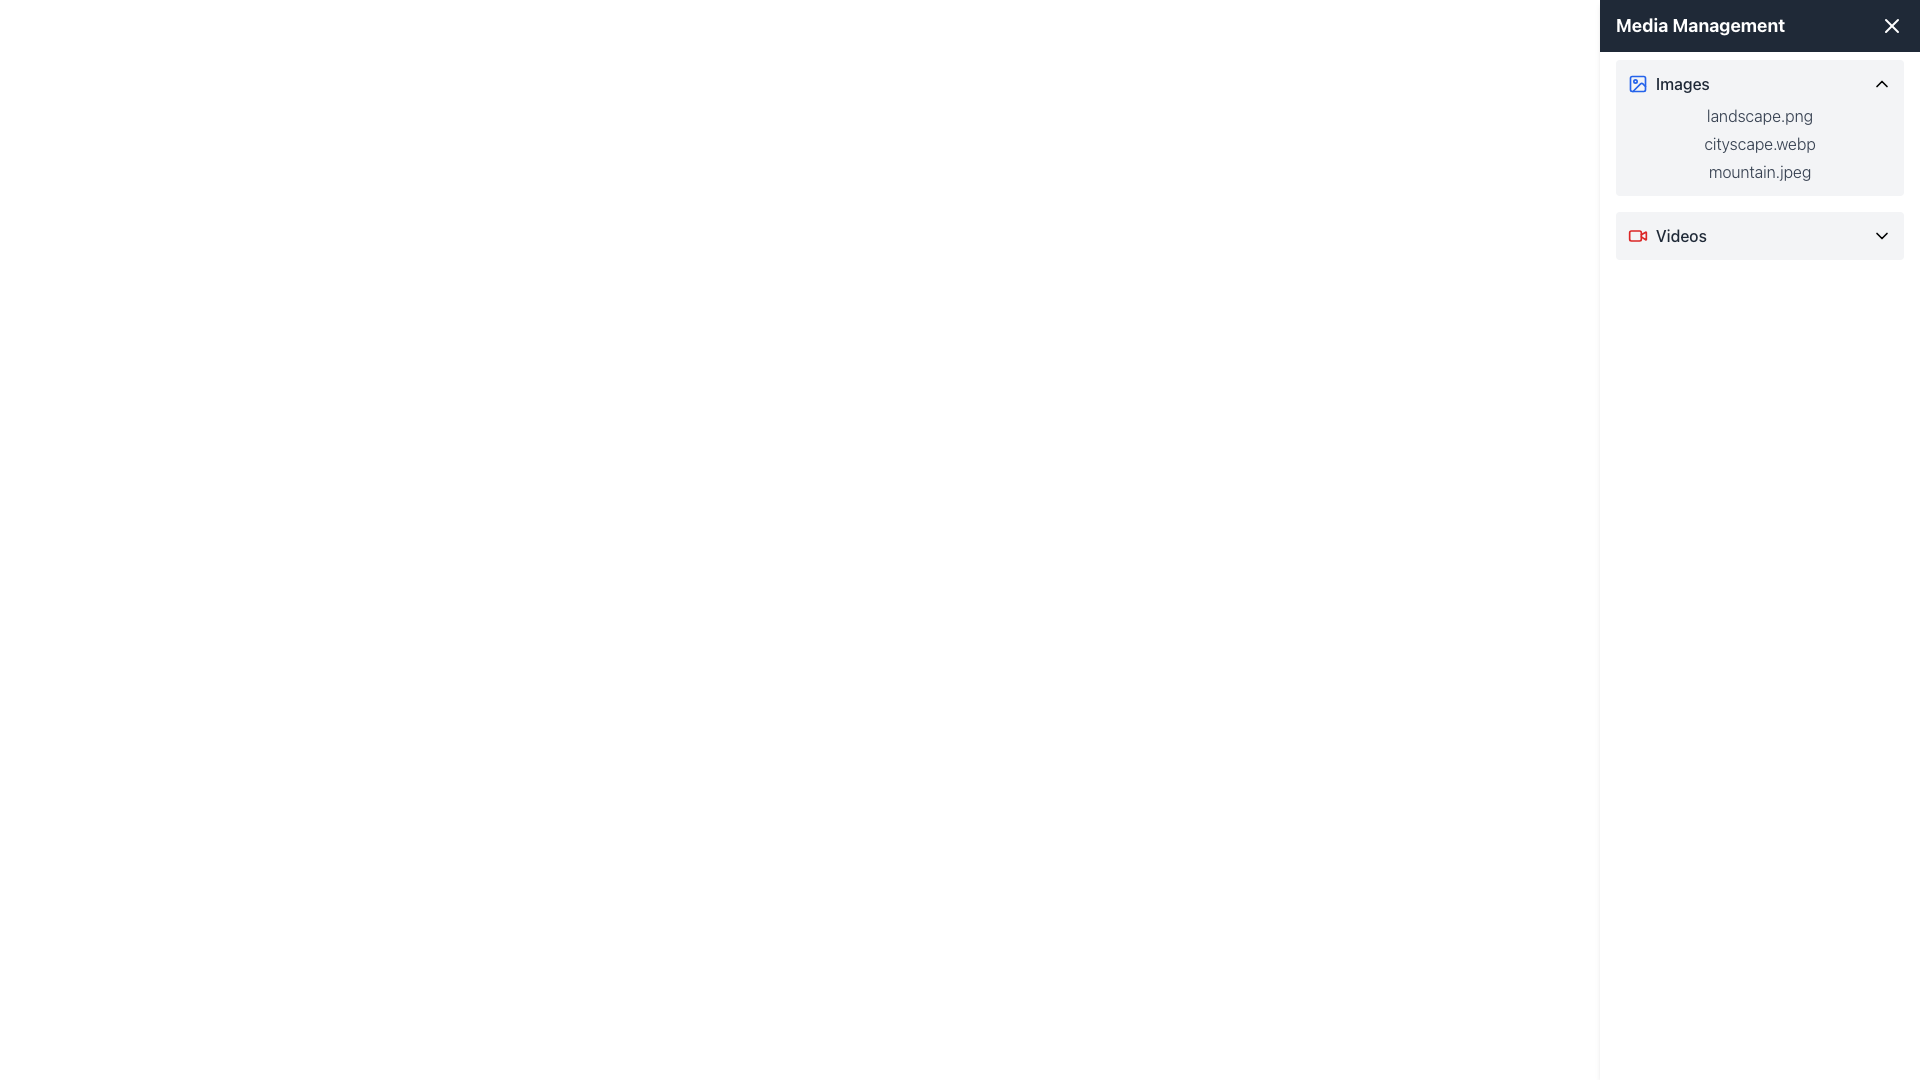 The image size is (1920, 1080). I want to click on to select the file labeled 'mountain.jpeg' displayed in gray font within the 'Media Management' sidebar, specifically the third item under the 'Images' section, so click(1760, 171).